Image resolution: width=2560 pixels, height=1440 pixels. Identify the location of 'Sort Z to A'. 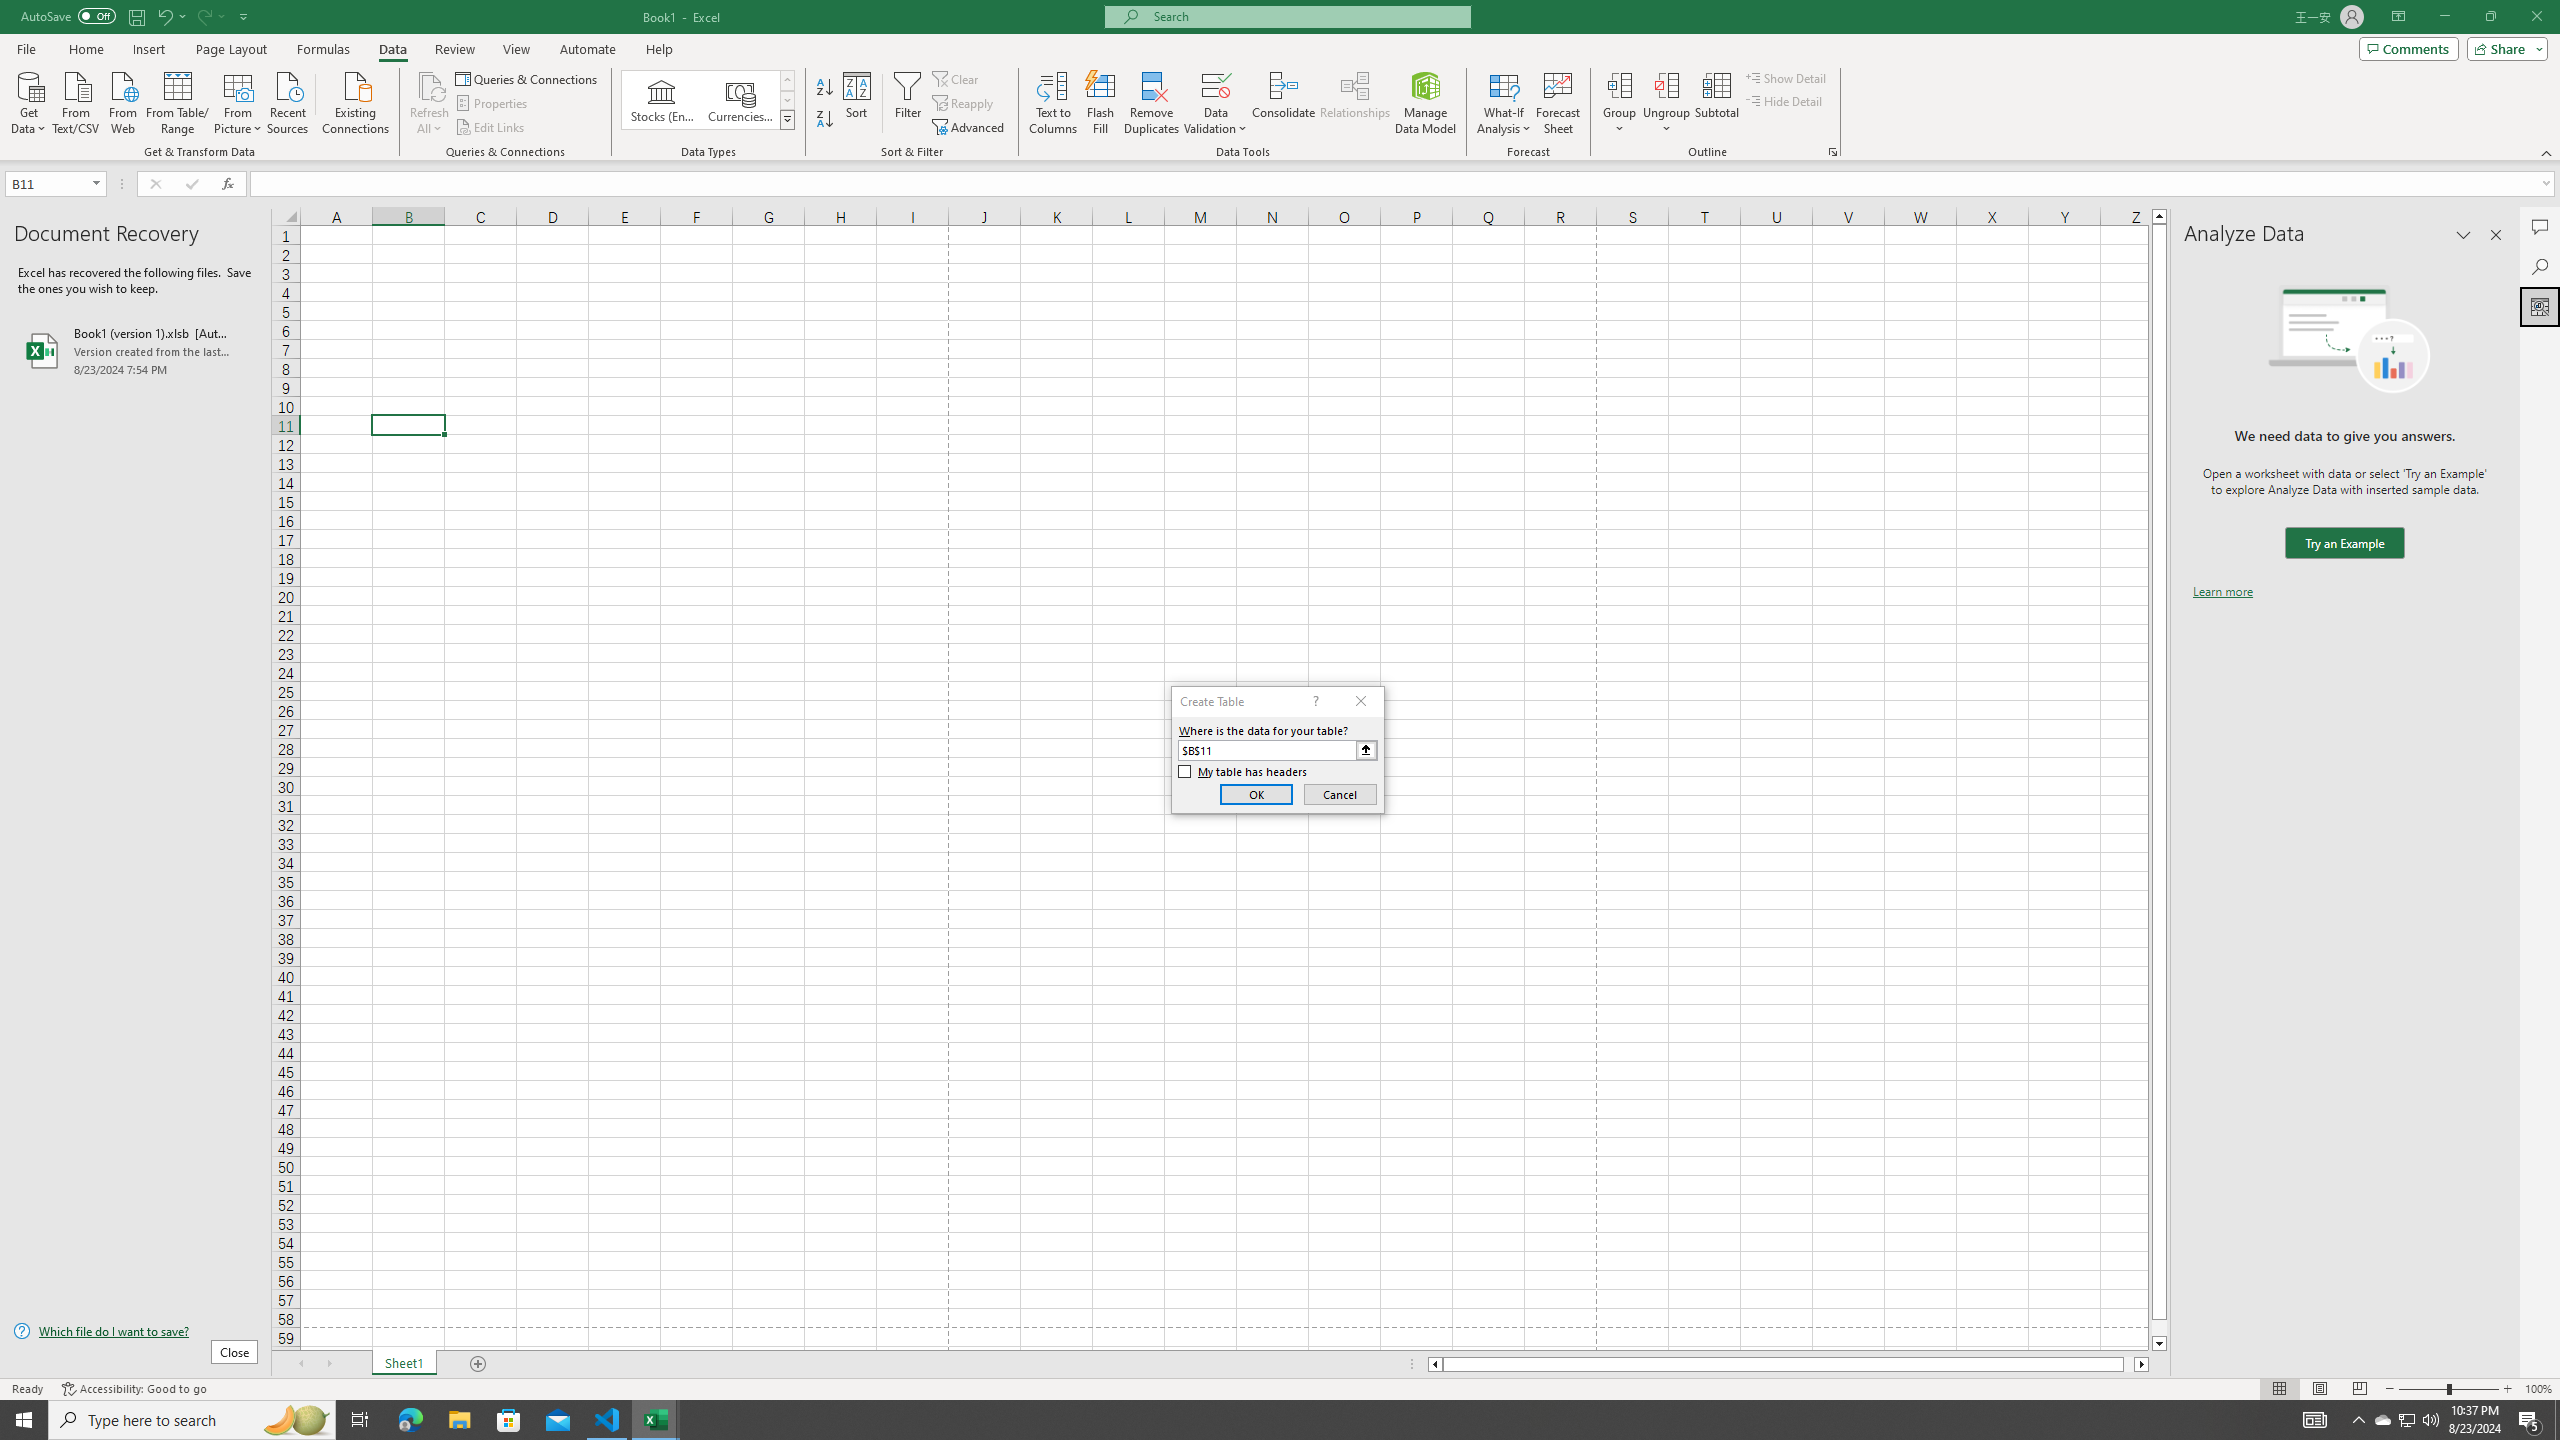
(824, 118).